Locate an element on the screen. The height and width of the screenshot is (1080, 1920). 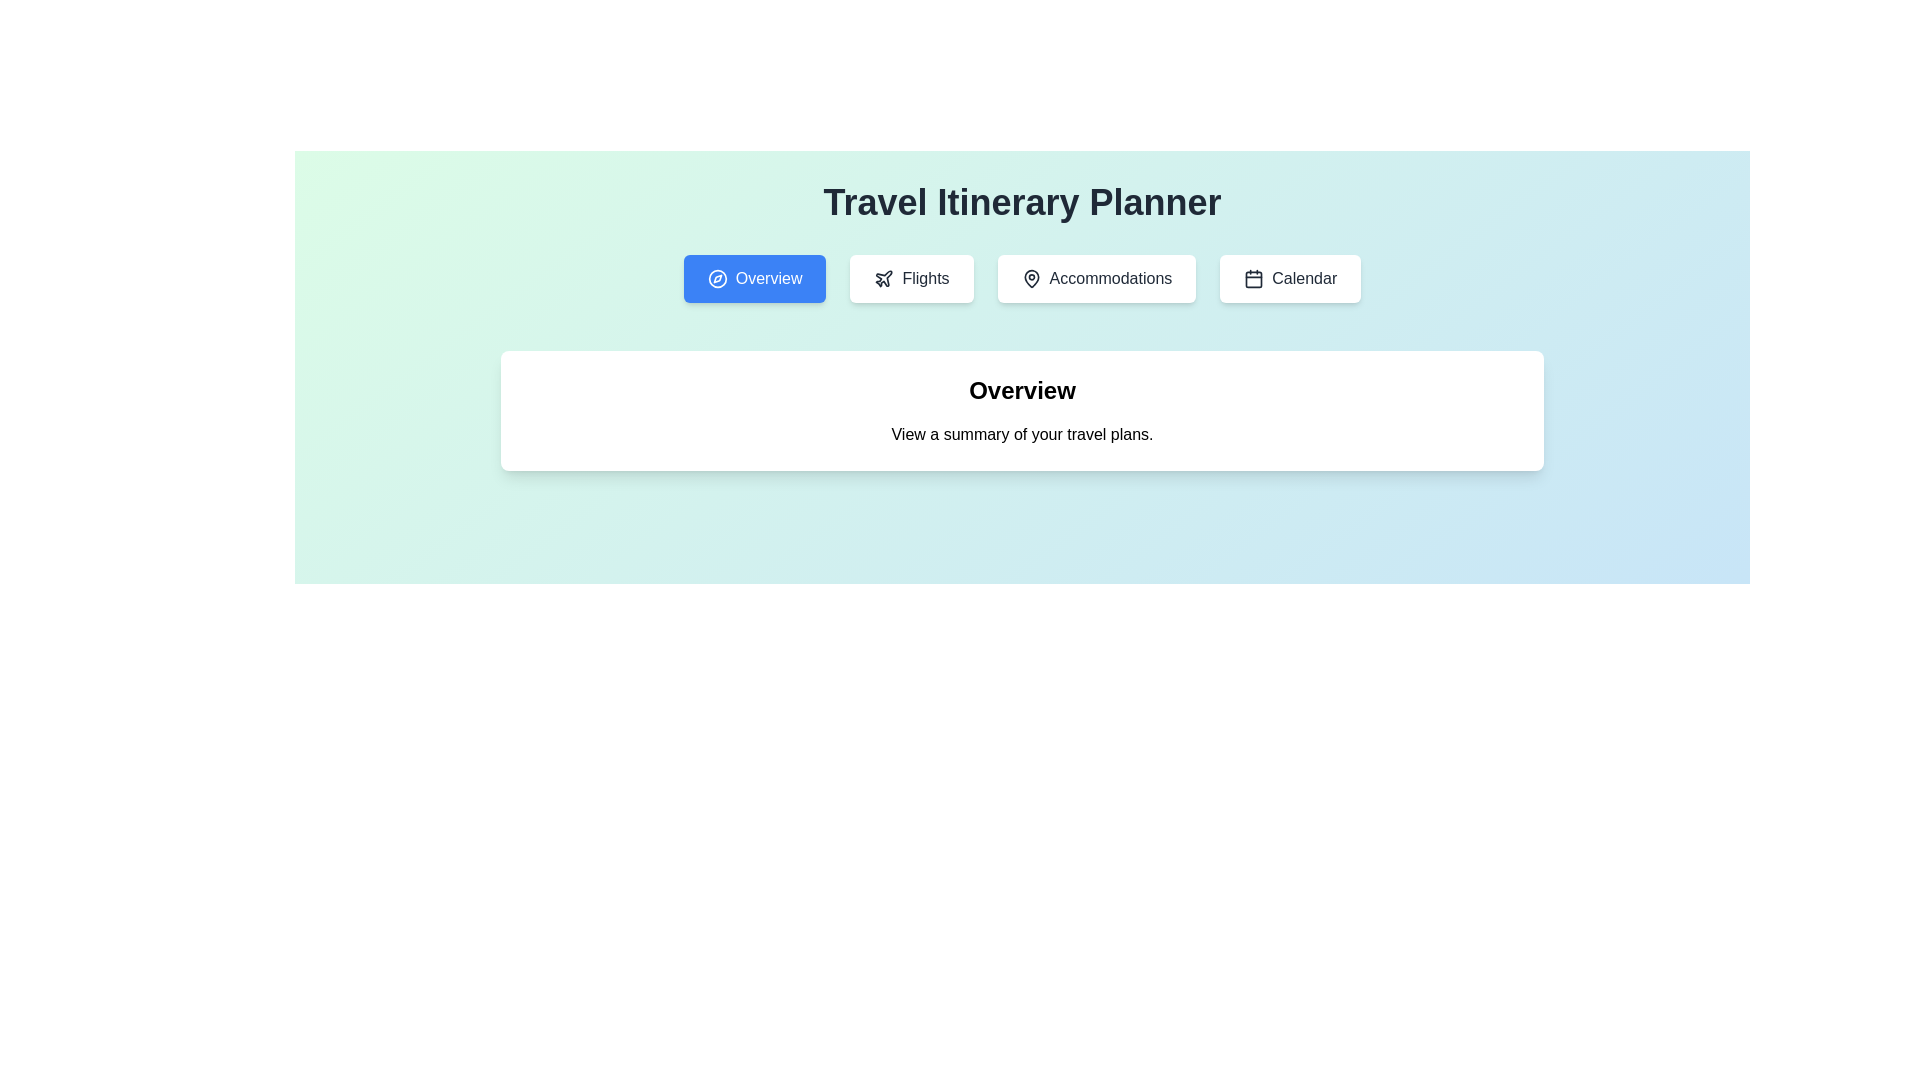
the 'Overview' button, which is represented by the icon located at the left side of the interface is located at coordinates (717, 278).